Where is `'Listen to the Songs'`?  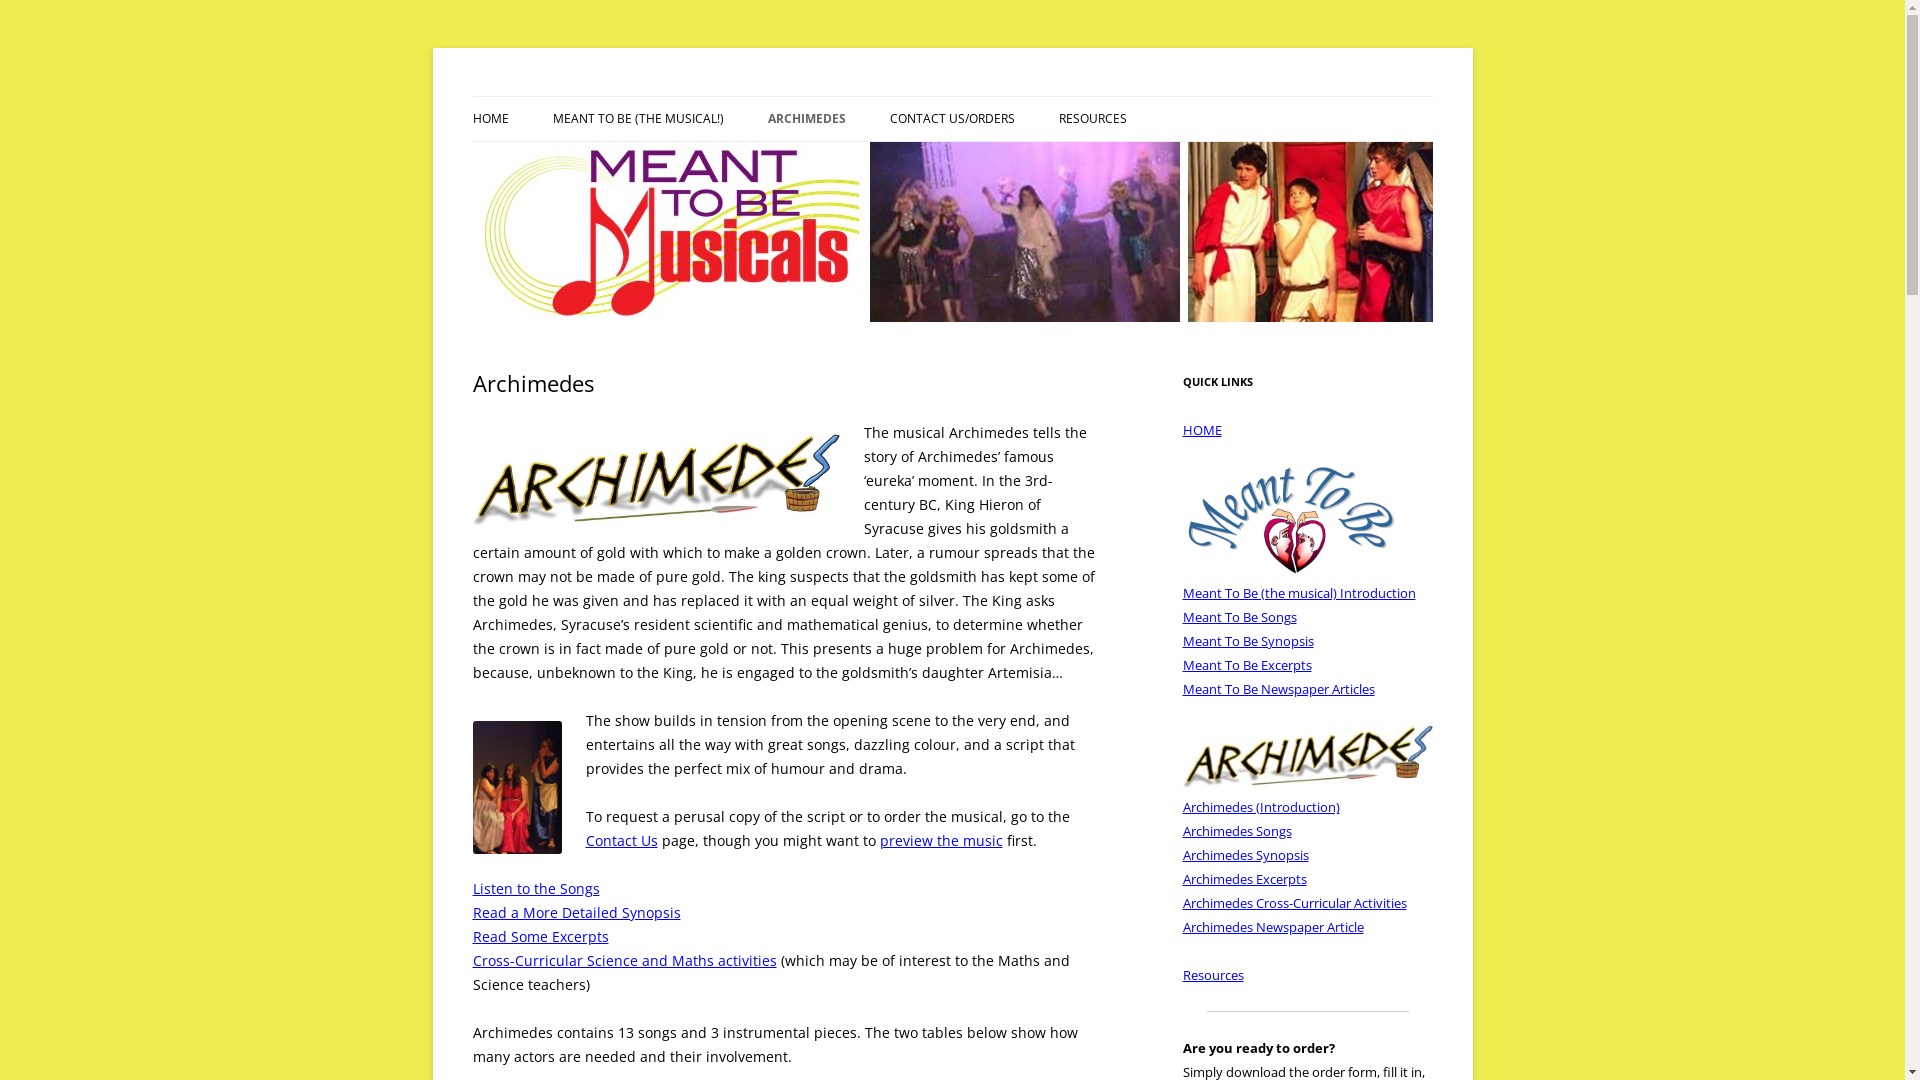 'Listen to the Songs' is located at coordinates (535, 887).